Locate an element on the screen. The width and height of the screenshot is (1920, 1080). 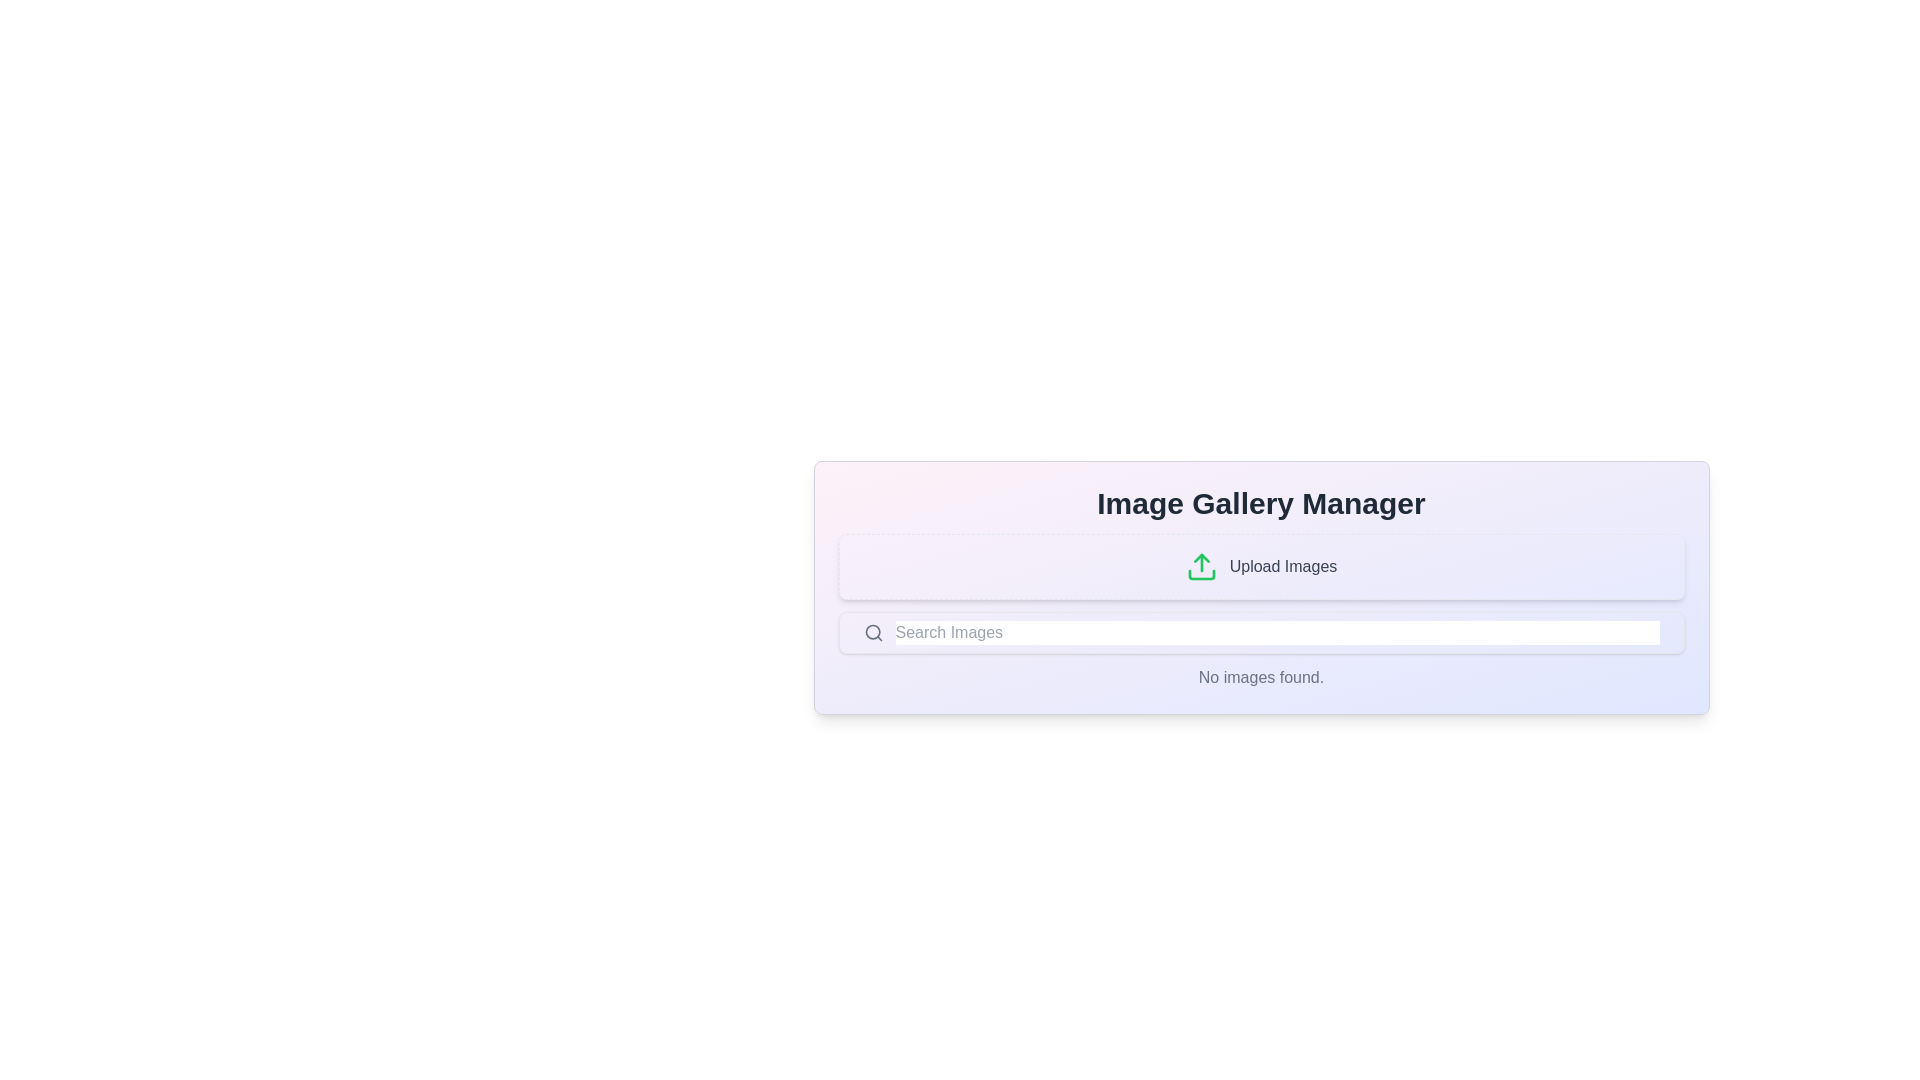
the text label that reads 'No images found.' which is styled in light gray and centered at the bottom of its section, directly below the 'Upload Images' button and above a search bar is located at coordinates (1260, 677).